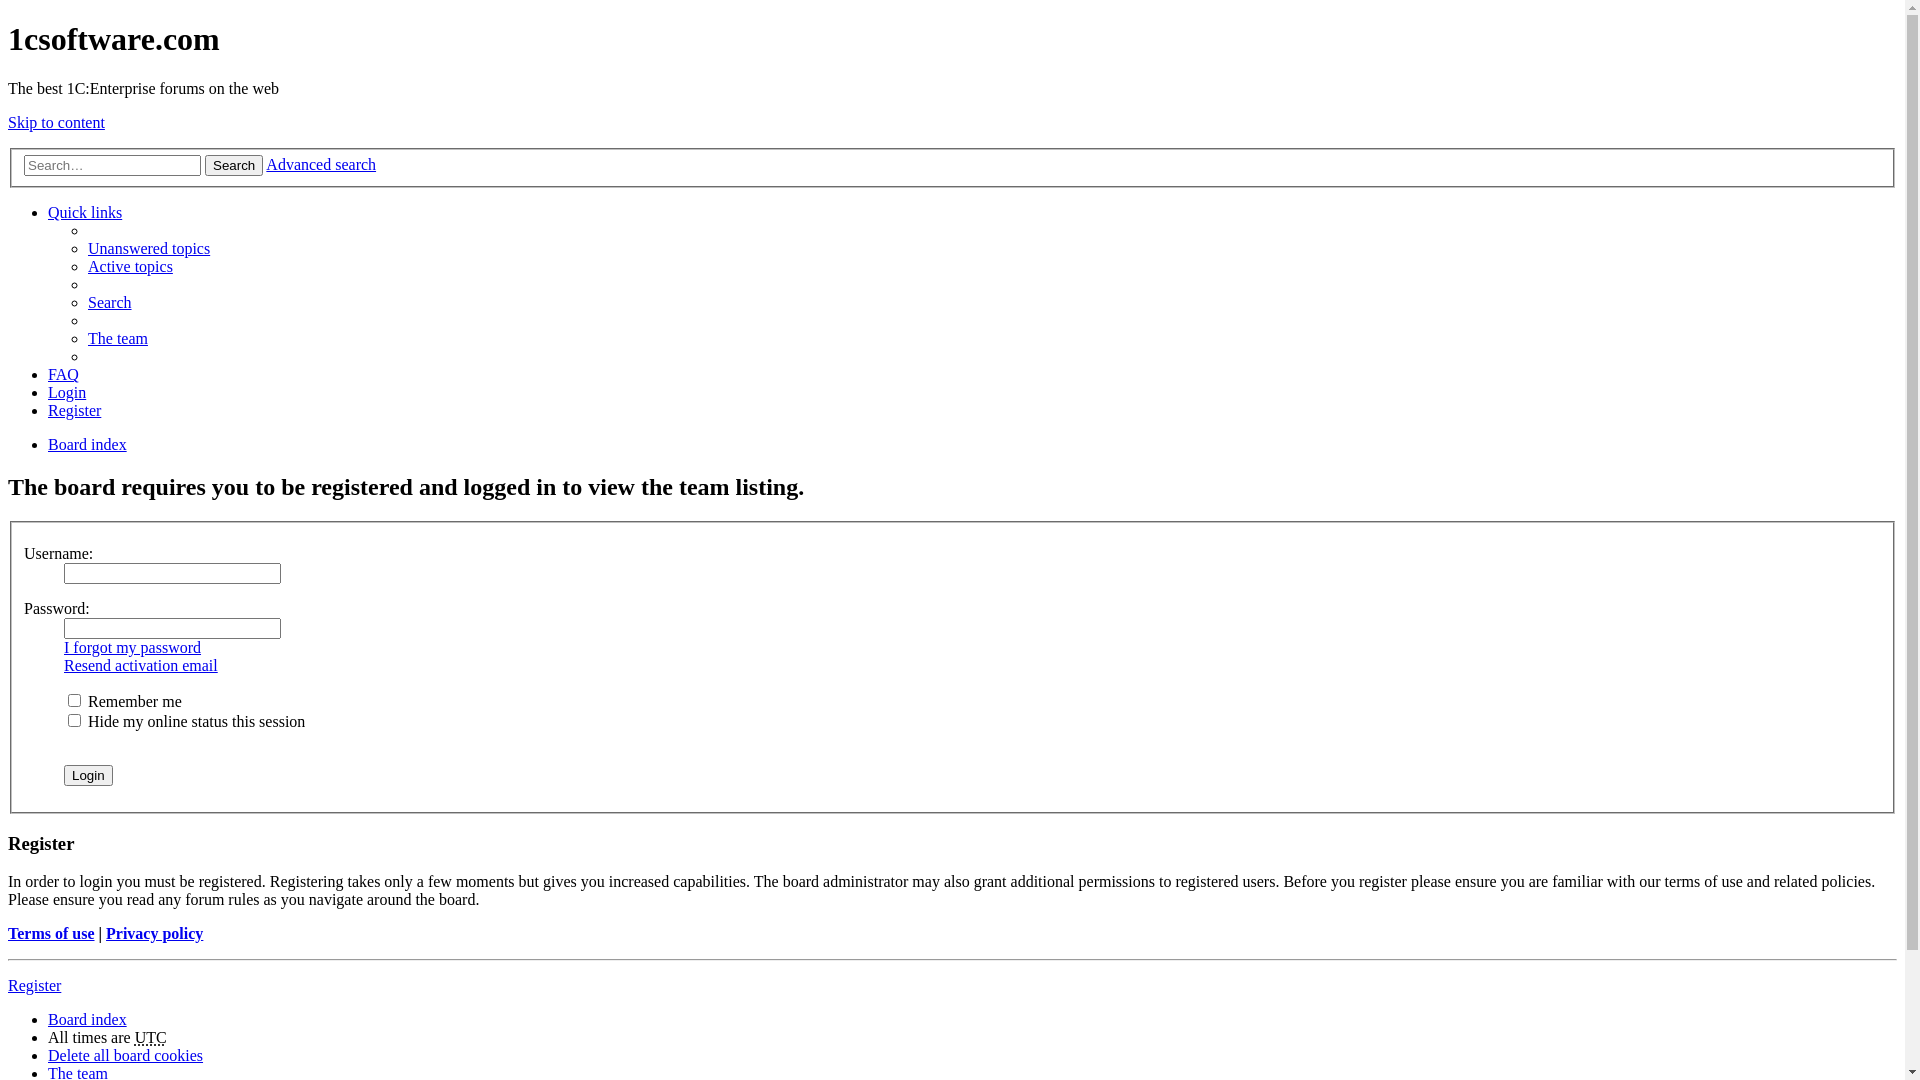  What do you see at coordinates (8, 933) in the screenshot?
I see `'Terms of use'` at bounding box center [8, 933].